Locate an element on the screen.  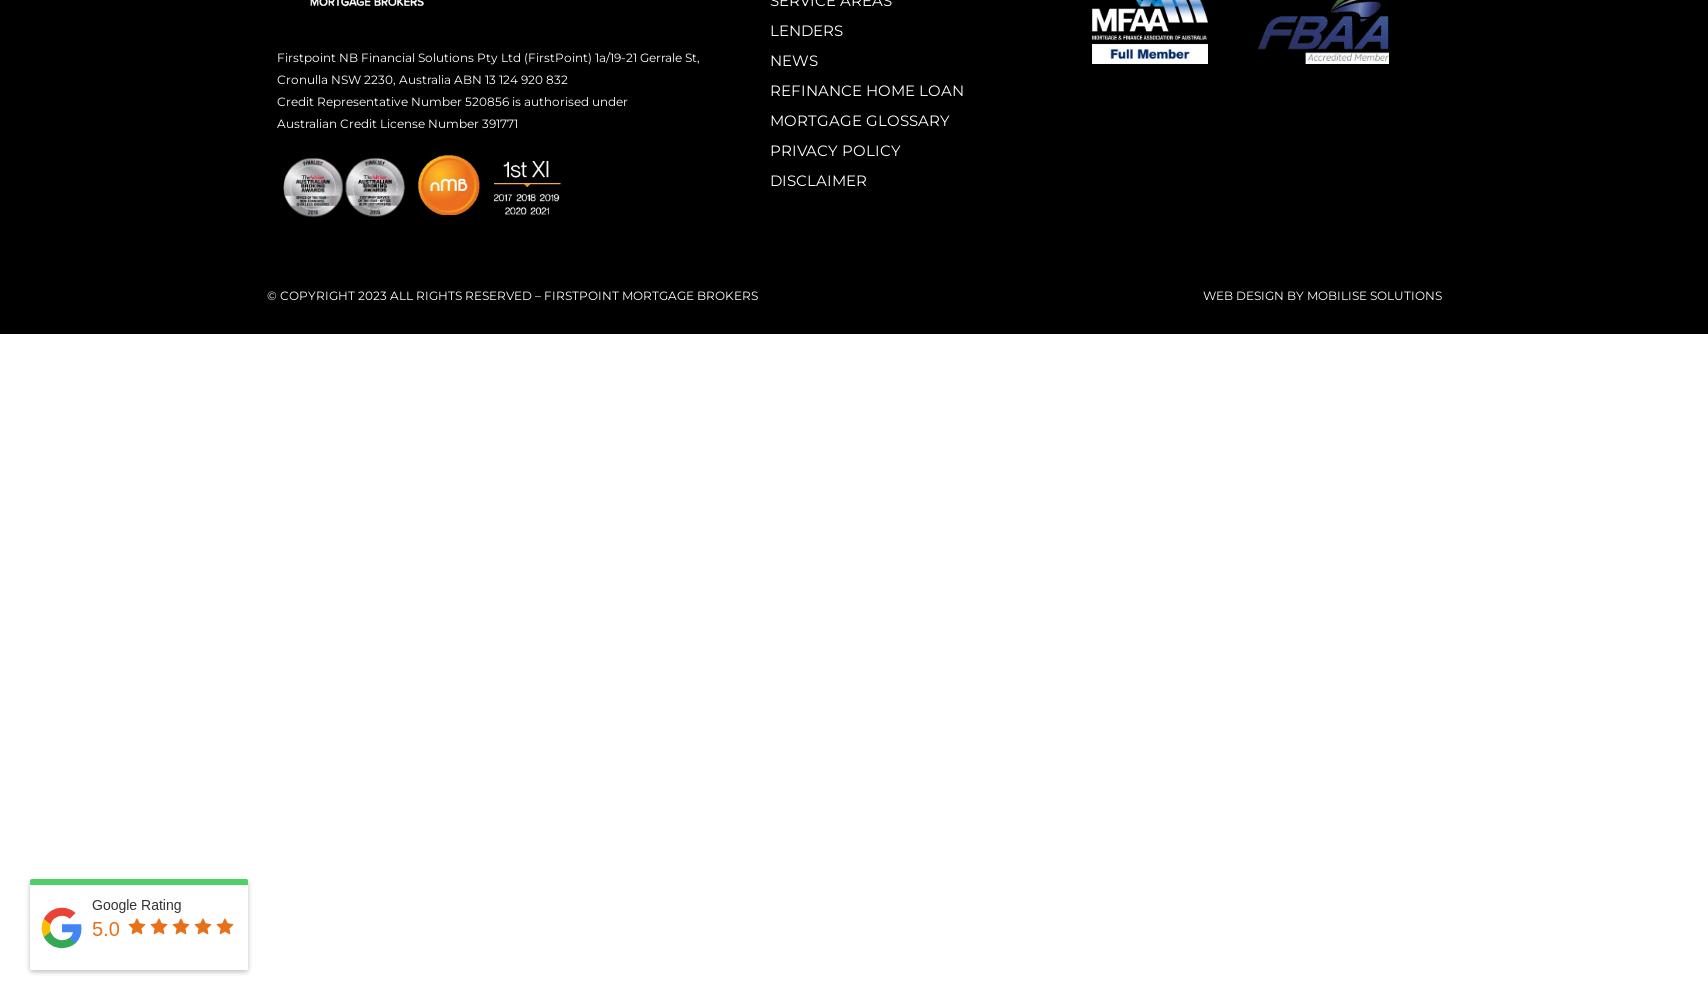
'© COPYRIGHT 2023 ALL RIGHTS RESERVED – FIRSTPOINT MORTGAGE BROKERS' is located at coordinates (265, 294).